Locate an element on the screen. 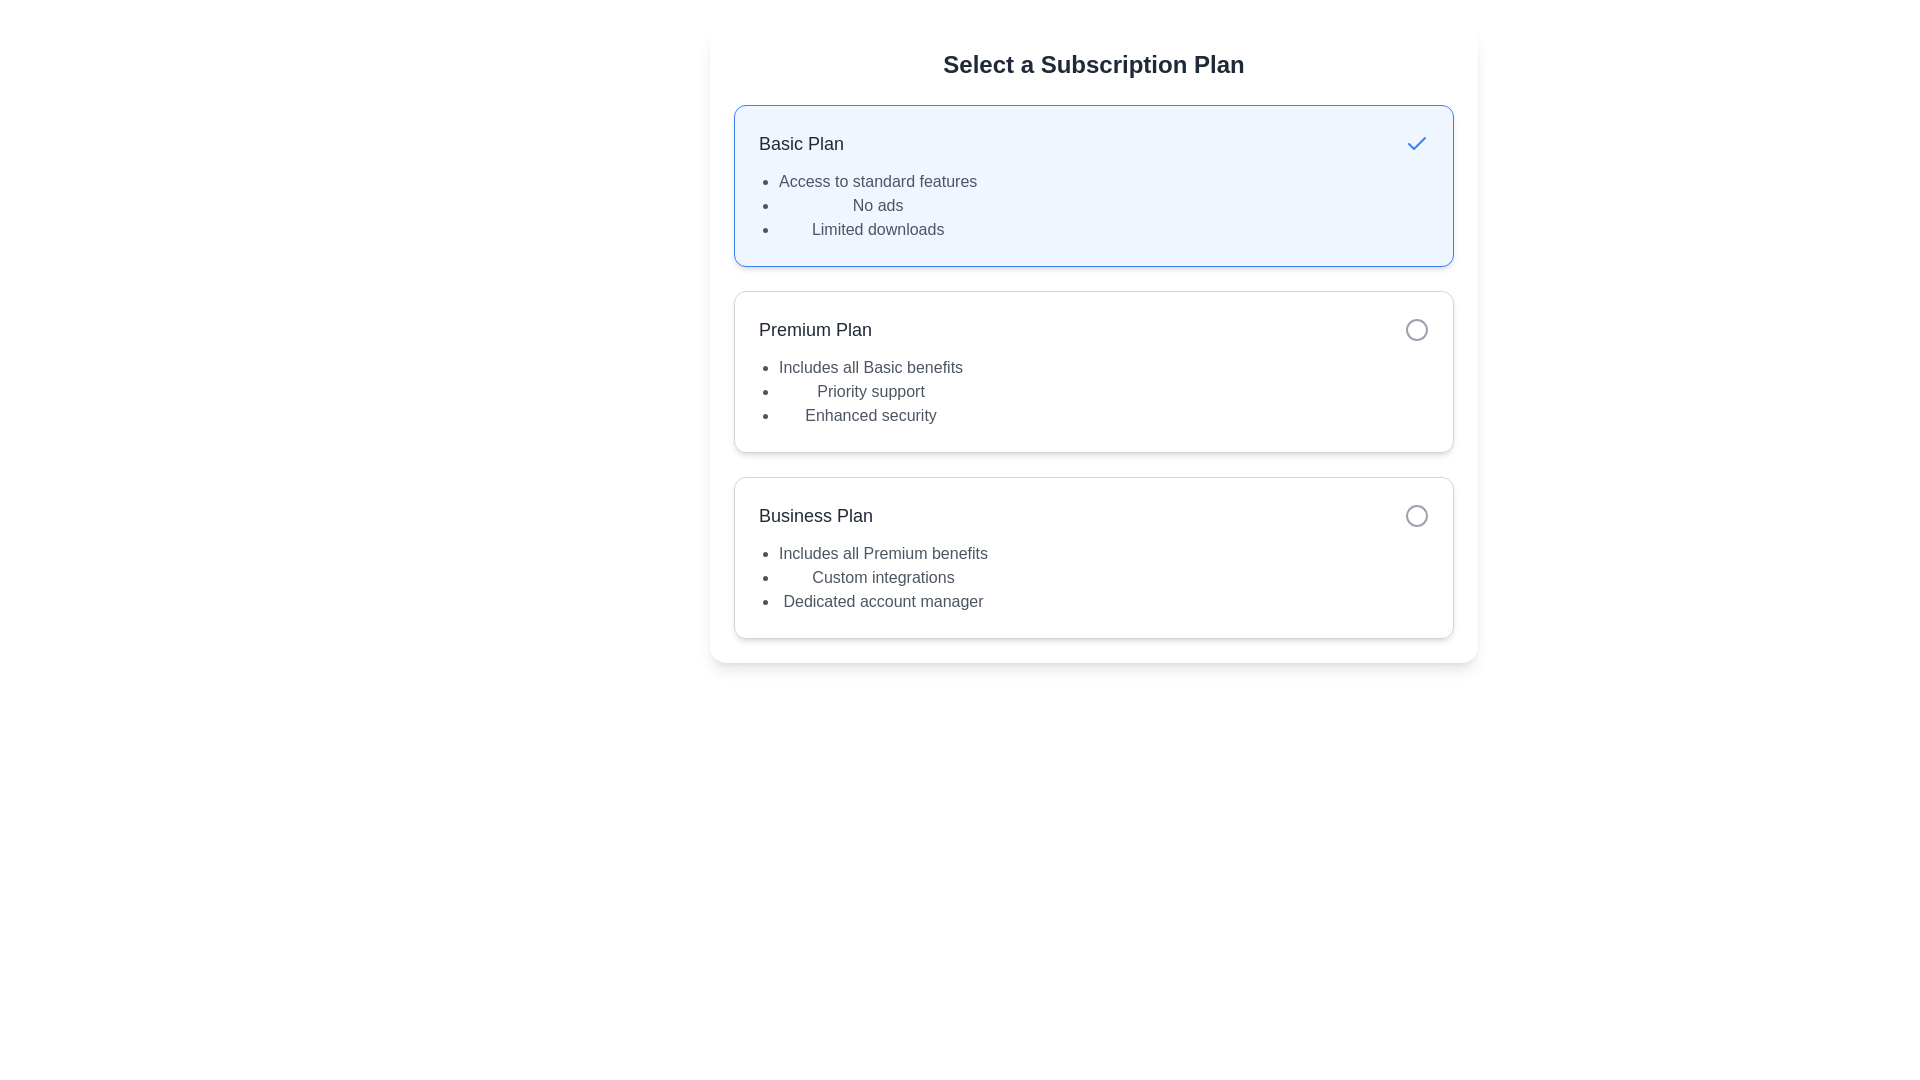 The width and height of the screenshot is (1920, 1080). the static text label displaying 'Enhanced security' in gray font, which is the last item in the bulleted list under the 'Premium Plan' section is located at coordinates (871, 415).